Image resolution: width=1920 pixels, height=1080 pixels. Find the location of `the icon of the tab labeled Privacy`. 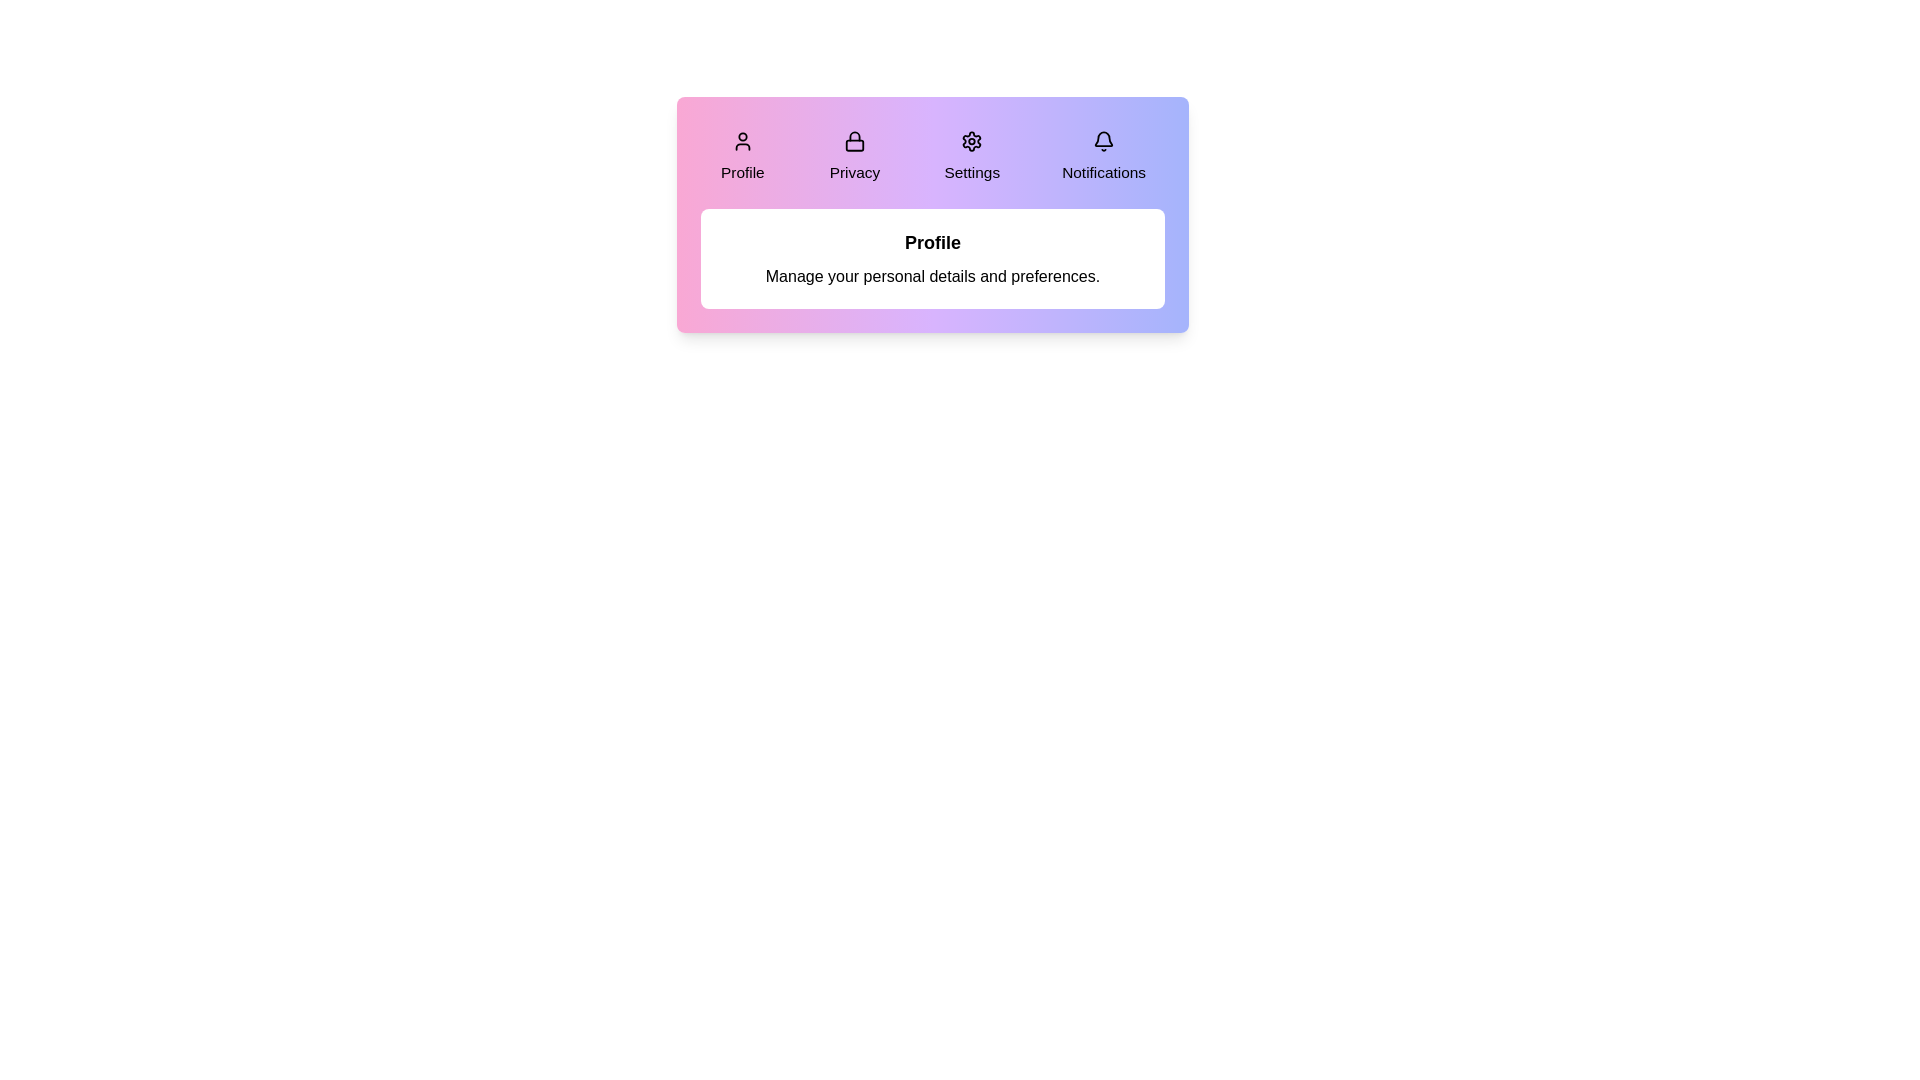

the icon of the tab labeled Privacy is located at coordinates (854, 140).